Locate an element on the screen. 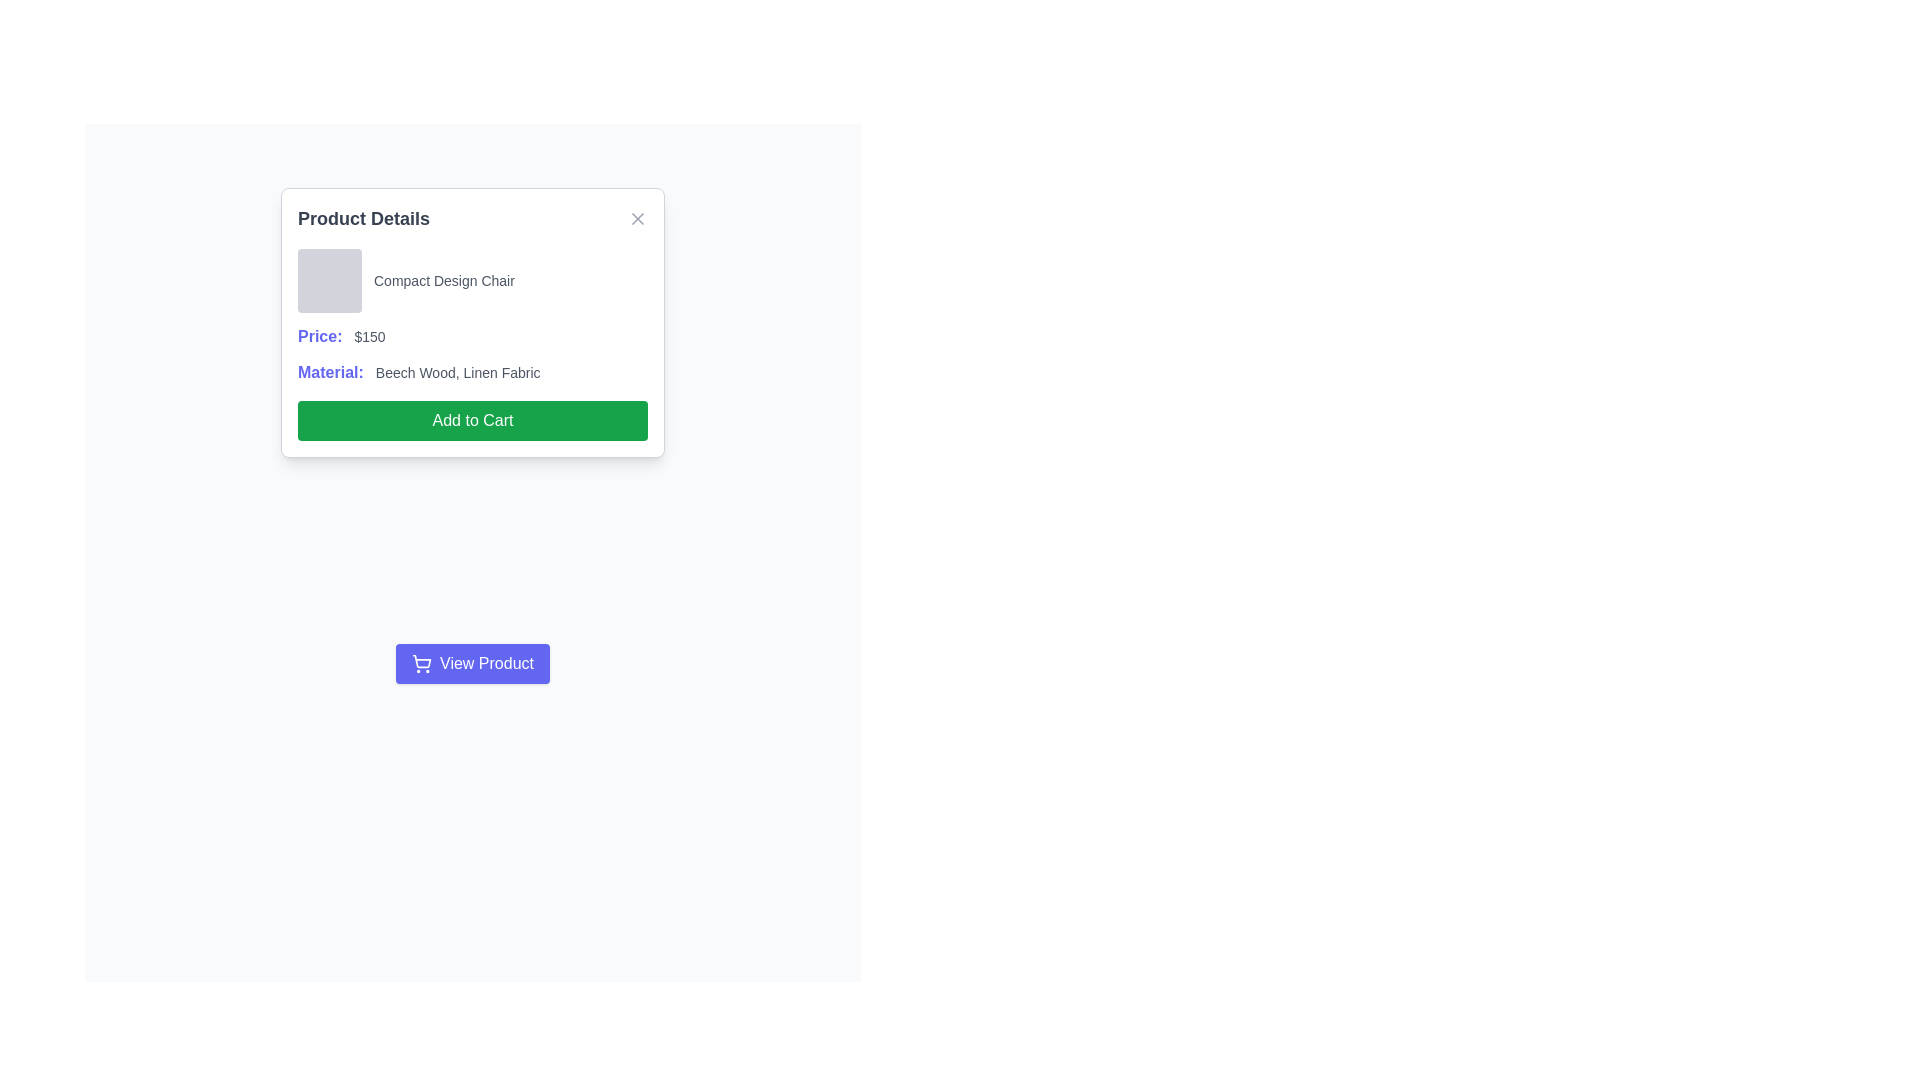 Image resolution: width=1920 pixels, height=1080 pixels. the price text displaying $150, which is positioned adjacent to the purple-highlighted 'Price:' text within the product detail card is located at coordinates (369, 335).